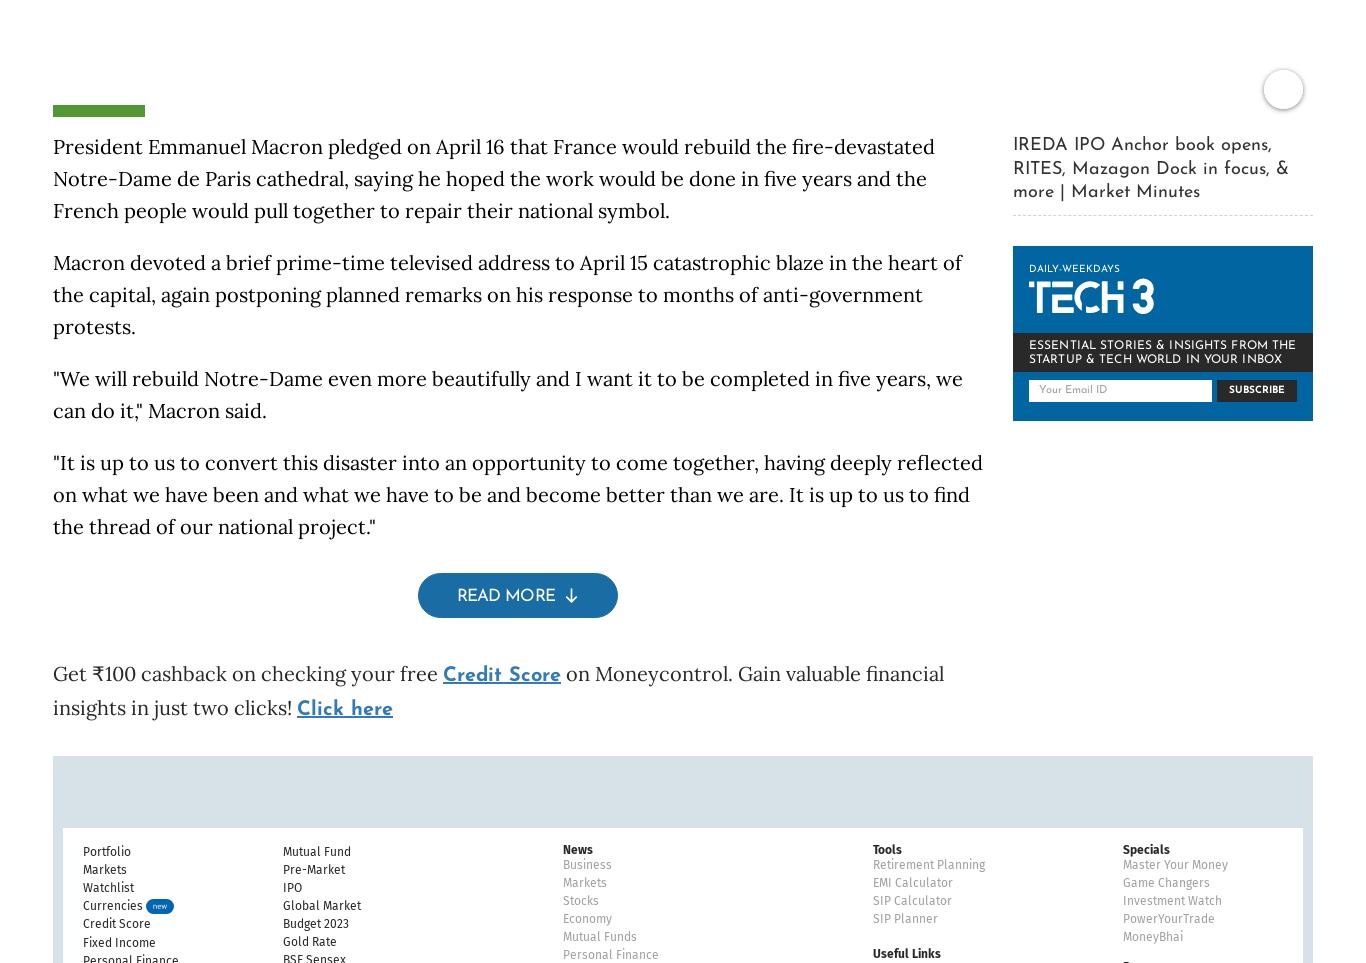 The height and width of the screenshot is (963, 1366). I want to click on 'ESSENTIAL STORIES & INSIGHTS FROM THE STARTUP & TECH WORLD IN YOUR INBOX', so click(1162, 323).